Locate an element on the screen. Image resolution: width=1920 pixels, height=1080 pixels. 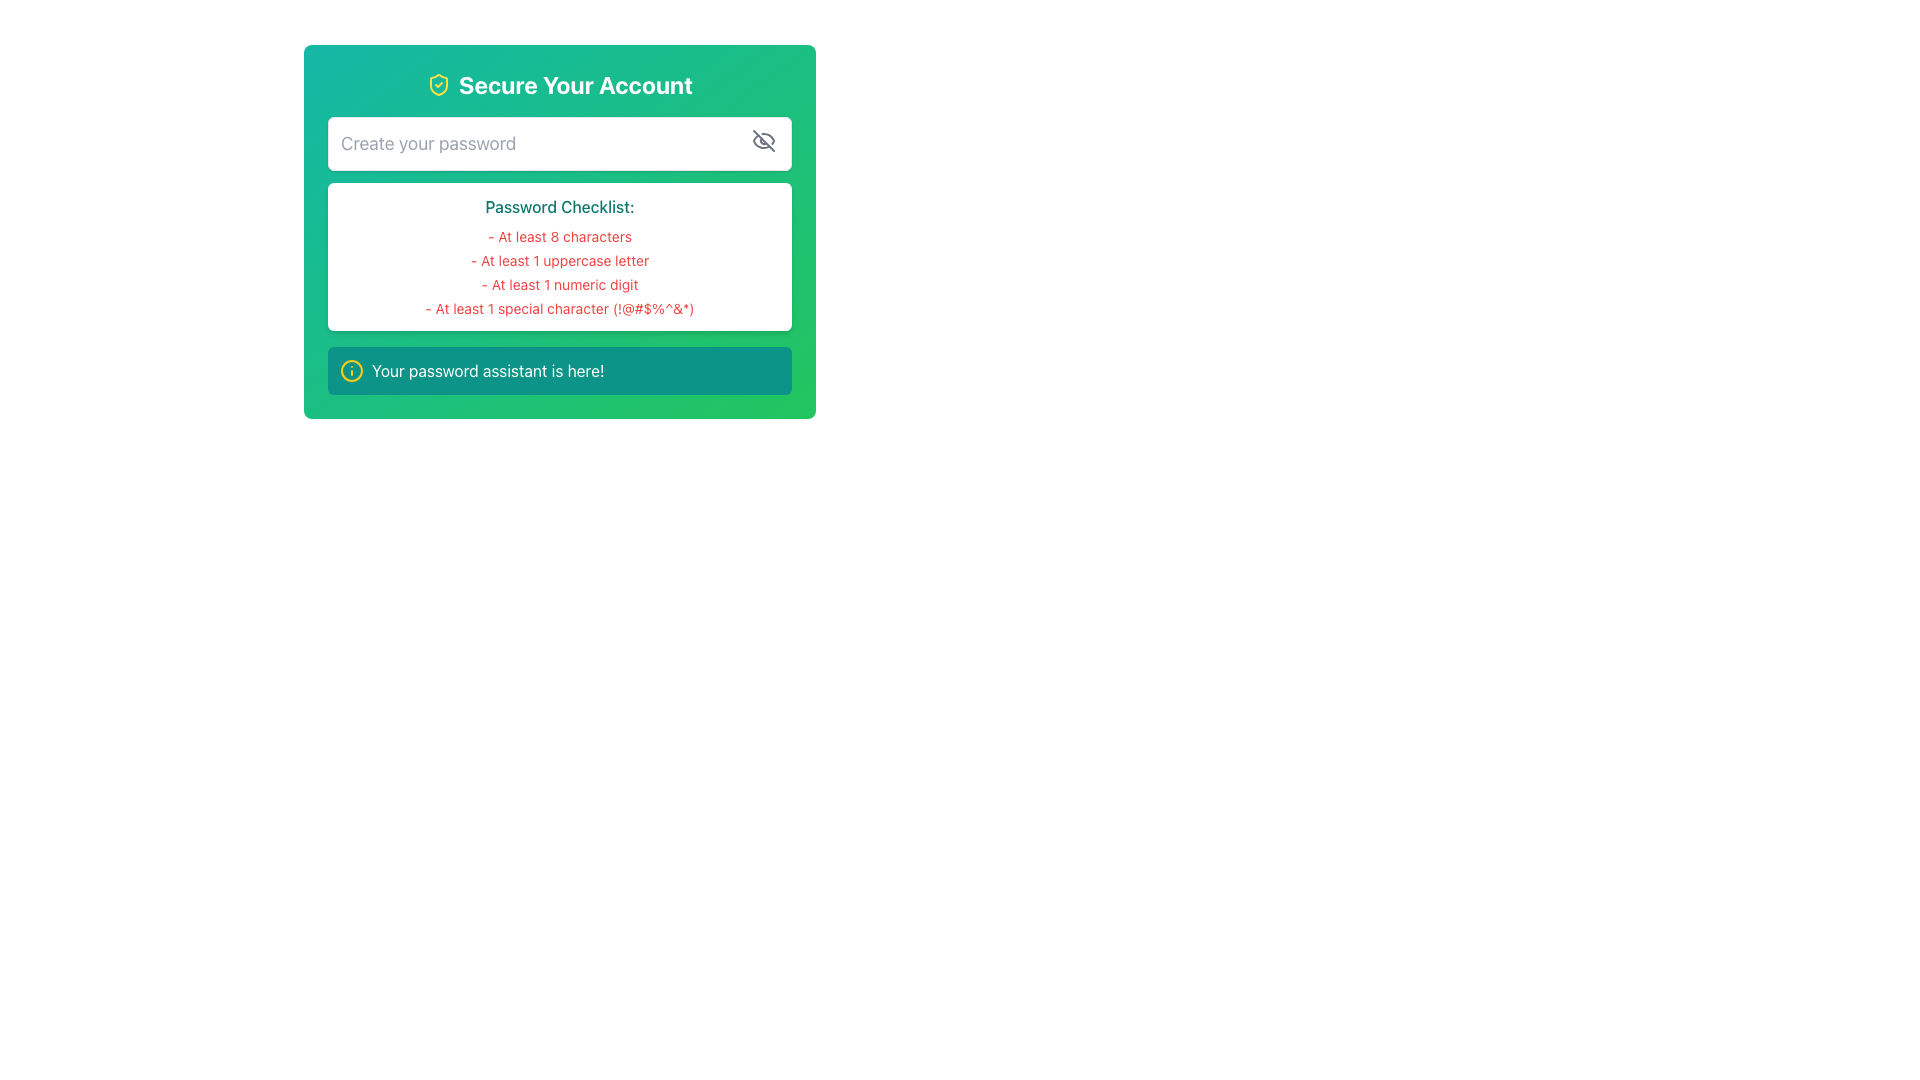
the checklist item displaying the requirement '- At least 1 numeric digit' in red font, positioned under the second item '- At least 1 uppercase letter' is located at coordinates (560, 285).